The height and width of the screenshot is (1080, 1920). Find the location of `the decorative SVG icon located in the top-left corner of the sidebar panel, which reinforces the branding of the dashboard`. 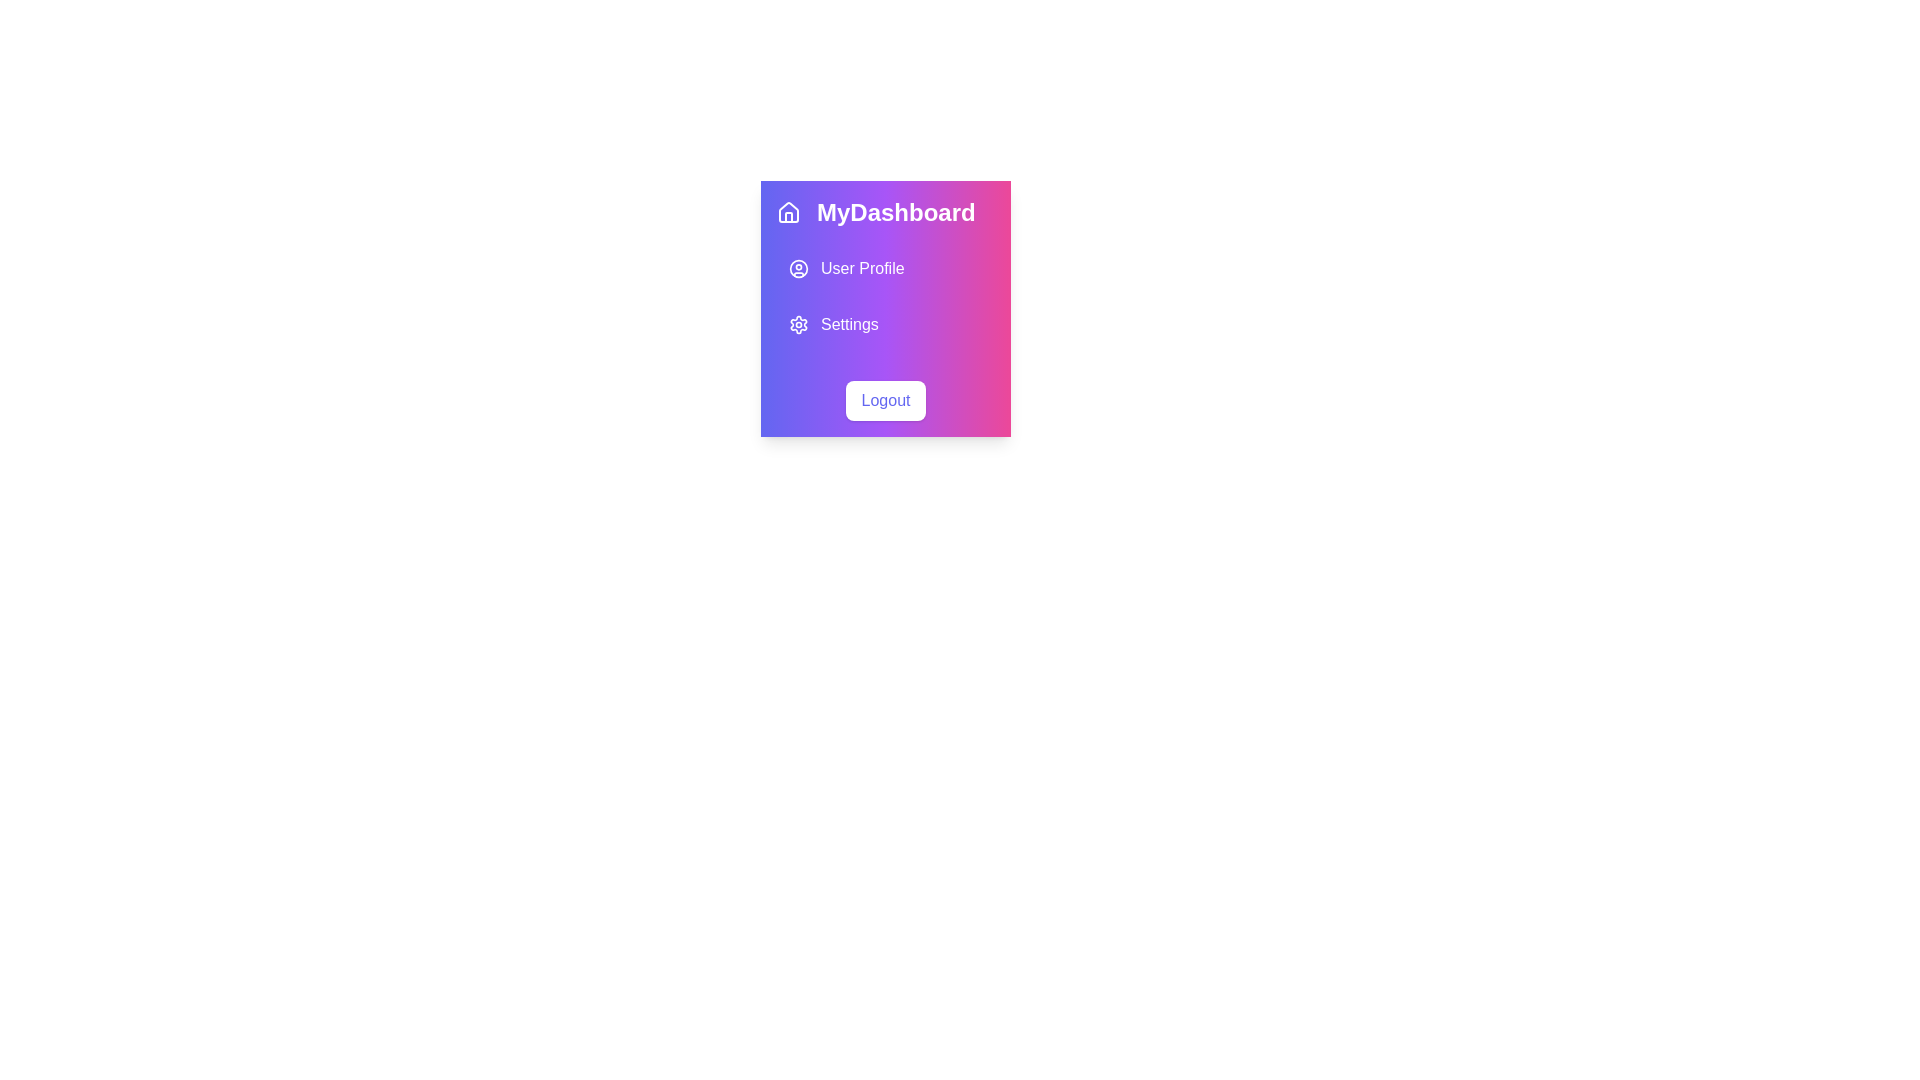

the decorative SVG icon located in the top-left corner of the sidebar panel, which reinforces the branding of the dashboard is located at coordinates (787, 212).